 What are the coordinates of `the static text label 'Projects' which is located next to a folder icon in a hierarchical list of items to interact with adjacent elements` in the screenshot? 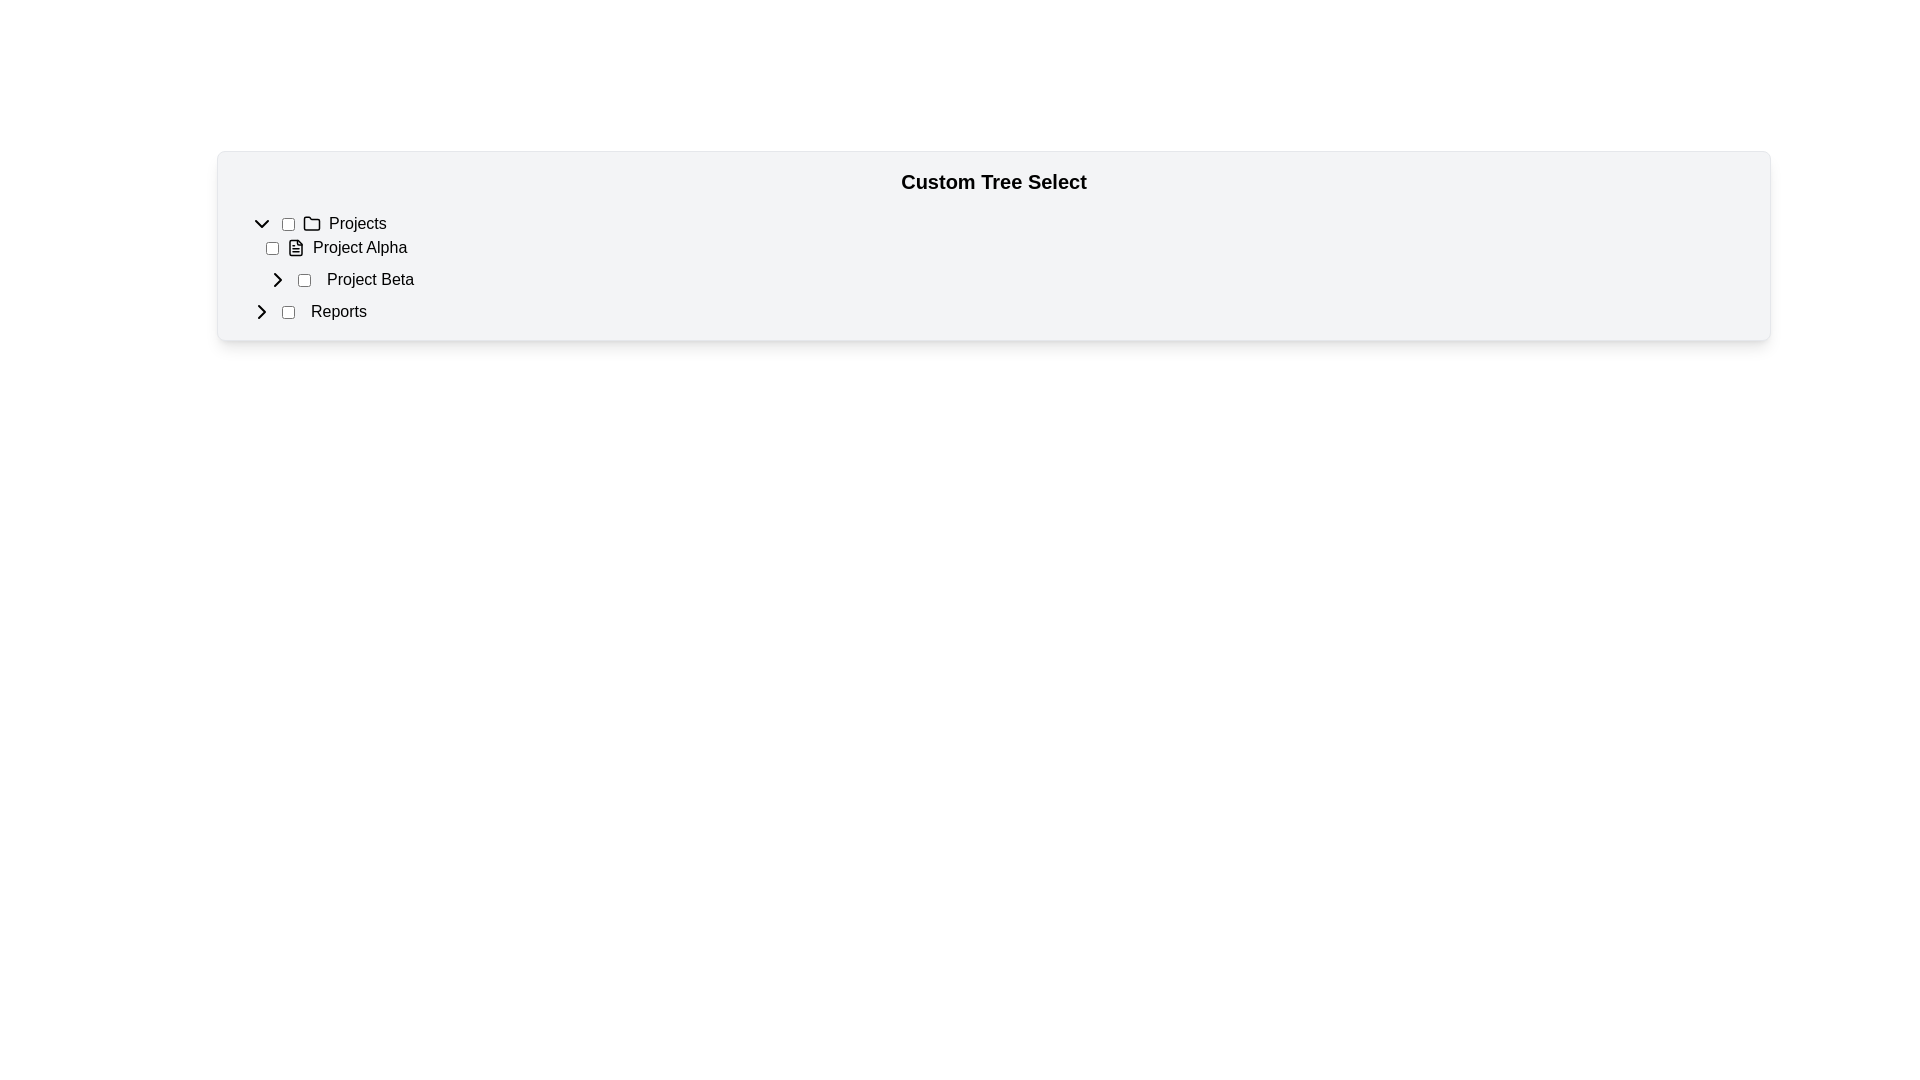 It's located at (357, 223).